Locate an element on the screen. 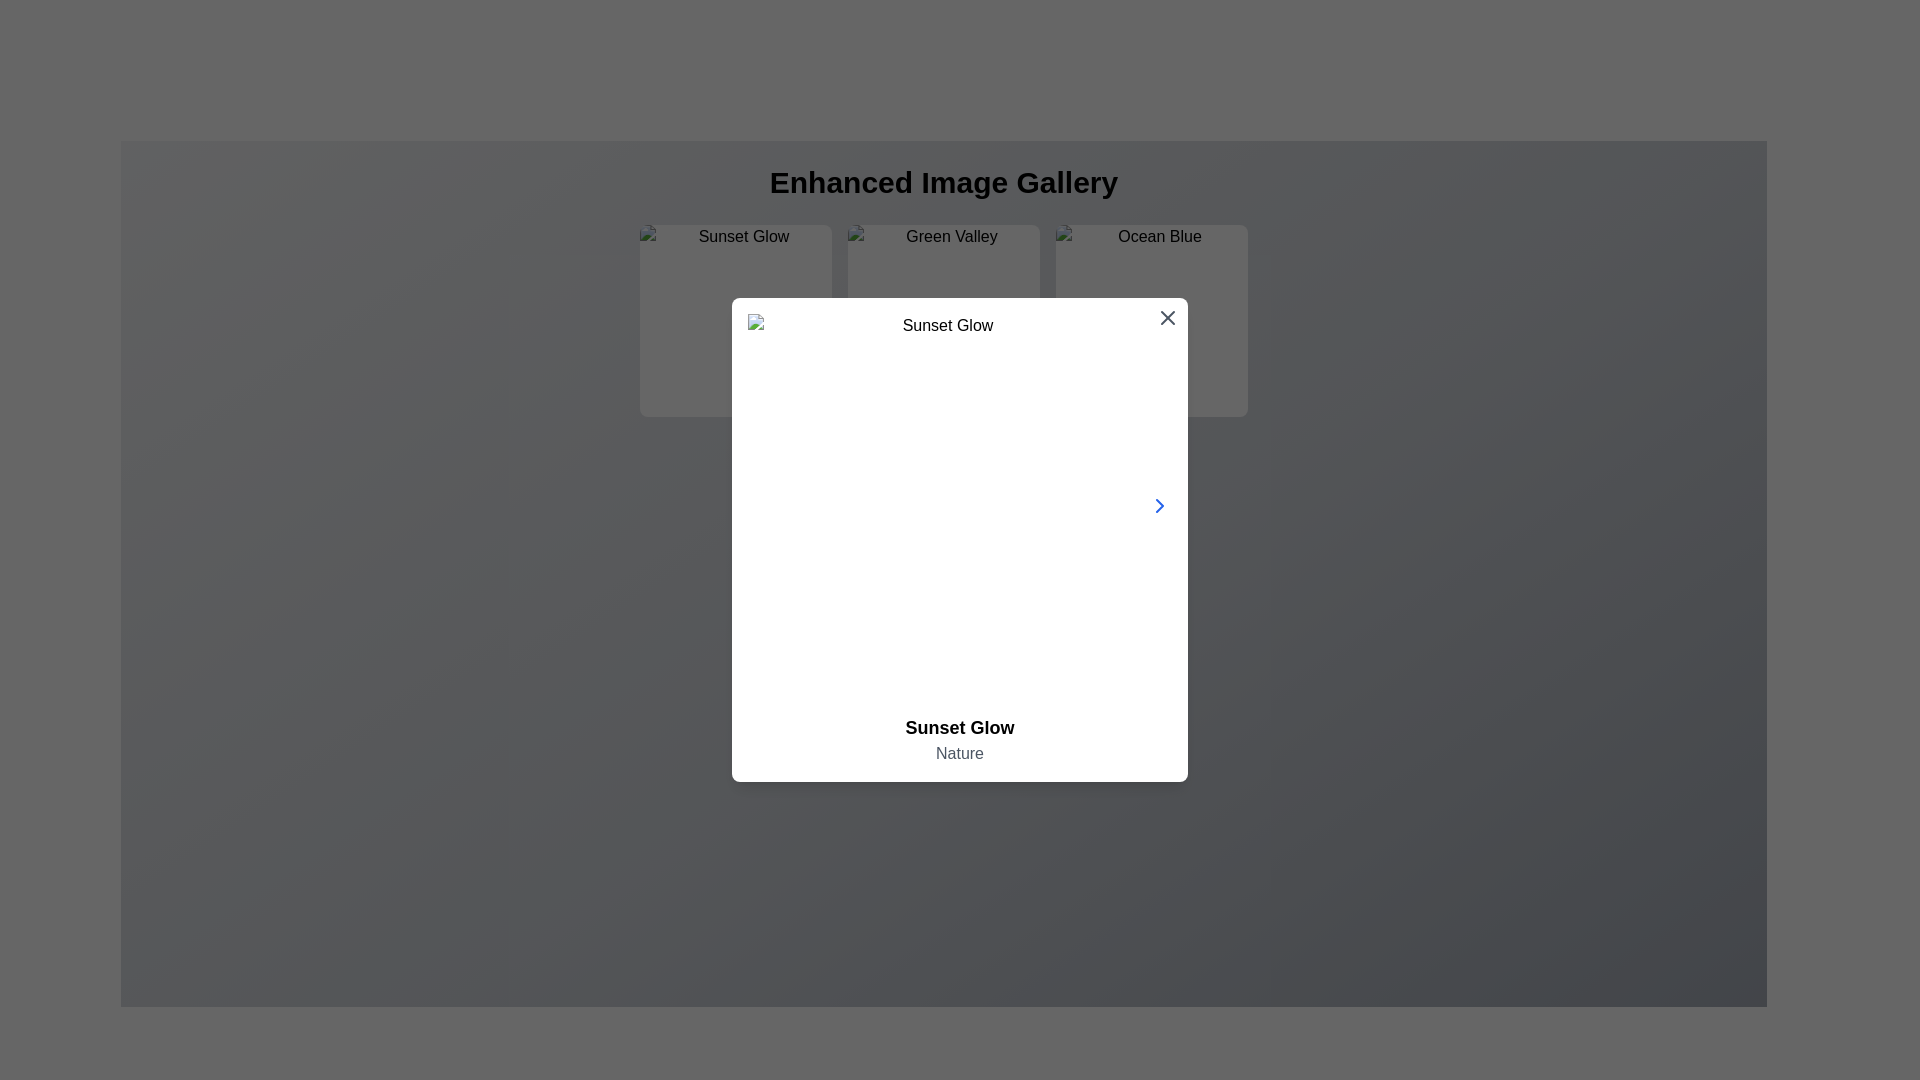  the text block containing 'Sunset Glow' and 'Nature', which is positioned at the bottom of a card or modal, centrally aligned under an image is located at coordinates (960, 740).